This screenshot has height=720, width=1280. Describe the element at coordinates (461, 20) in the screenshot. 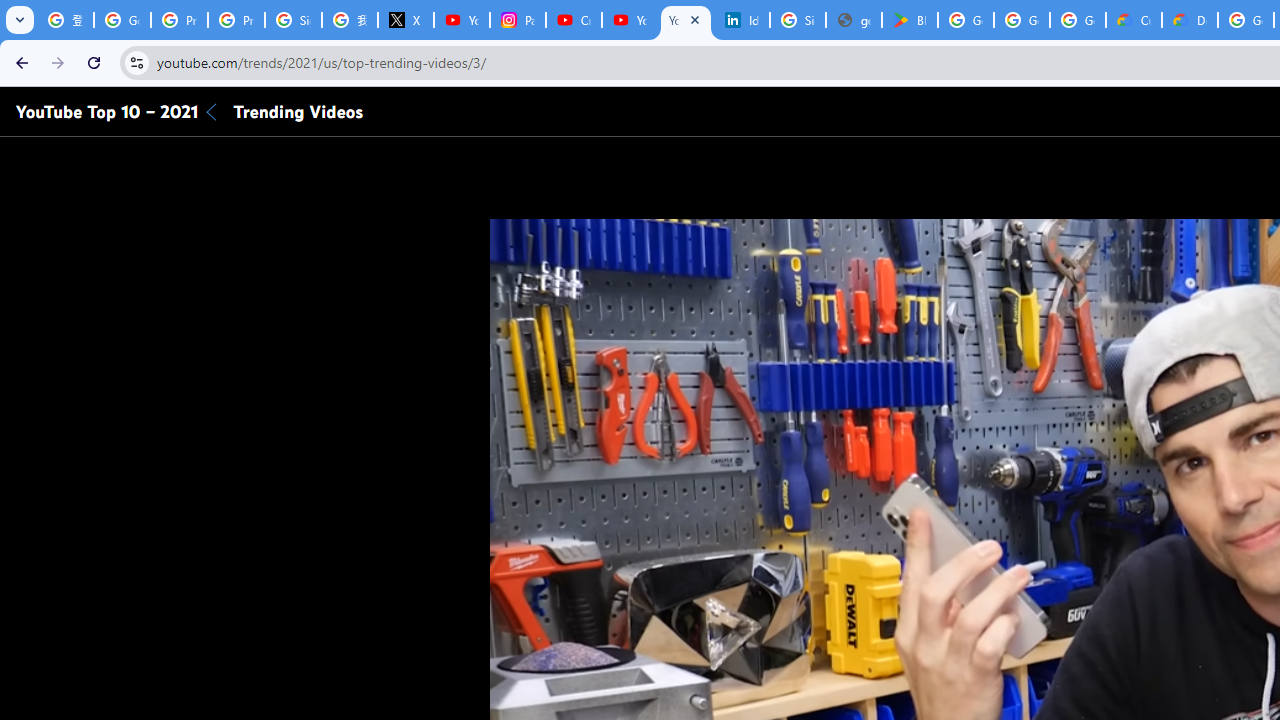

I see `'YouTube Content Monetization Policies - How YouTube Works'` at that location.